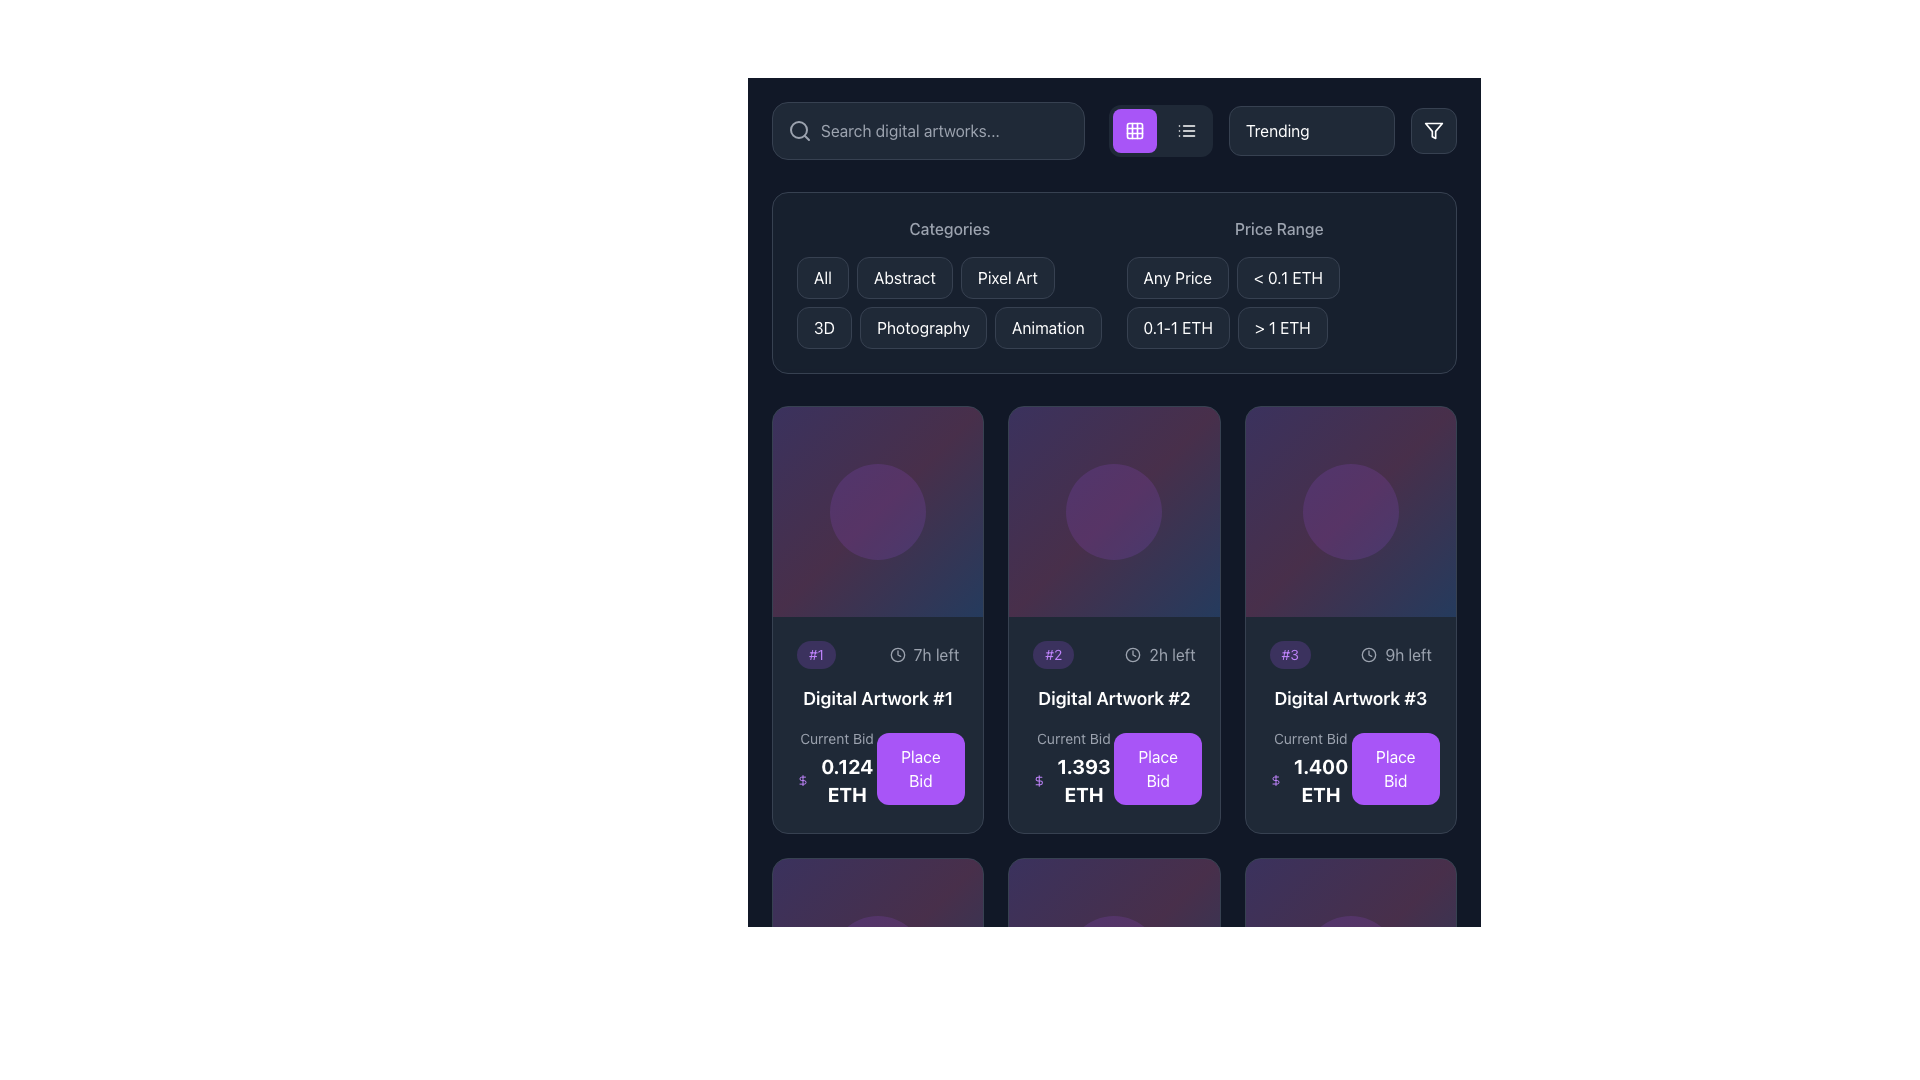 This screenshot has height=1080, width=1920. What do you see at coordinates (1282, 131) in the screenshot?
I see `the dropdown menu with white text reading 'TrendingNewestPrice: Low to HighPrice: High to Low'` at bounding box center [1282, 131].